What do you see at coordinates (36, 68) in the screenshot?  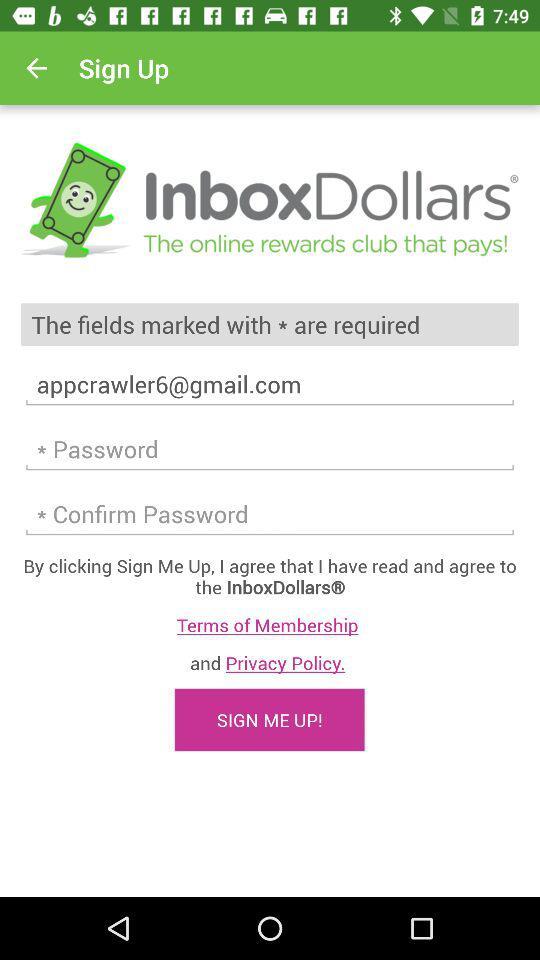 I see `icon to the left of the sign up item` at bounding box center [36, 68].